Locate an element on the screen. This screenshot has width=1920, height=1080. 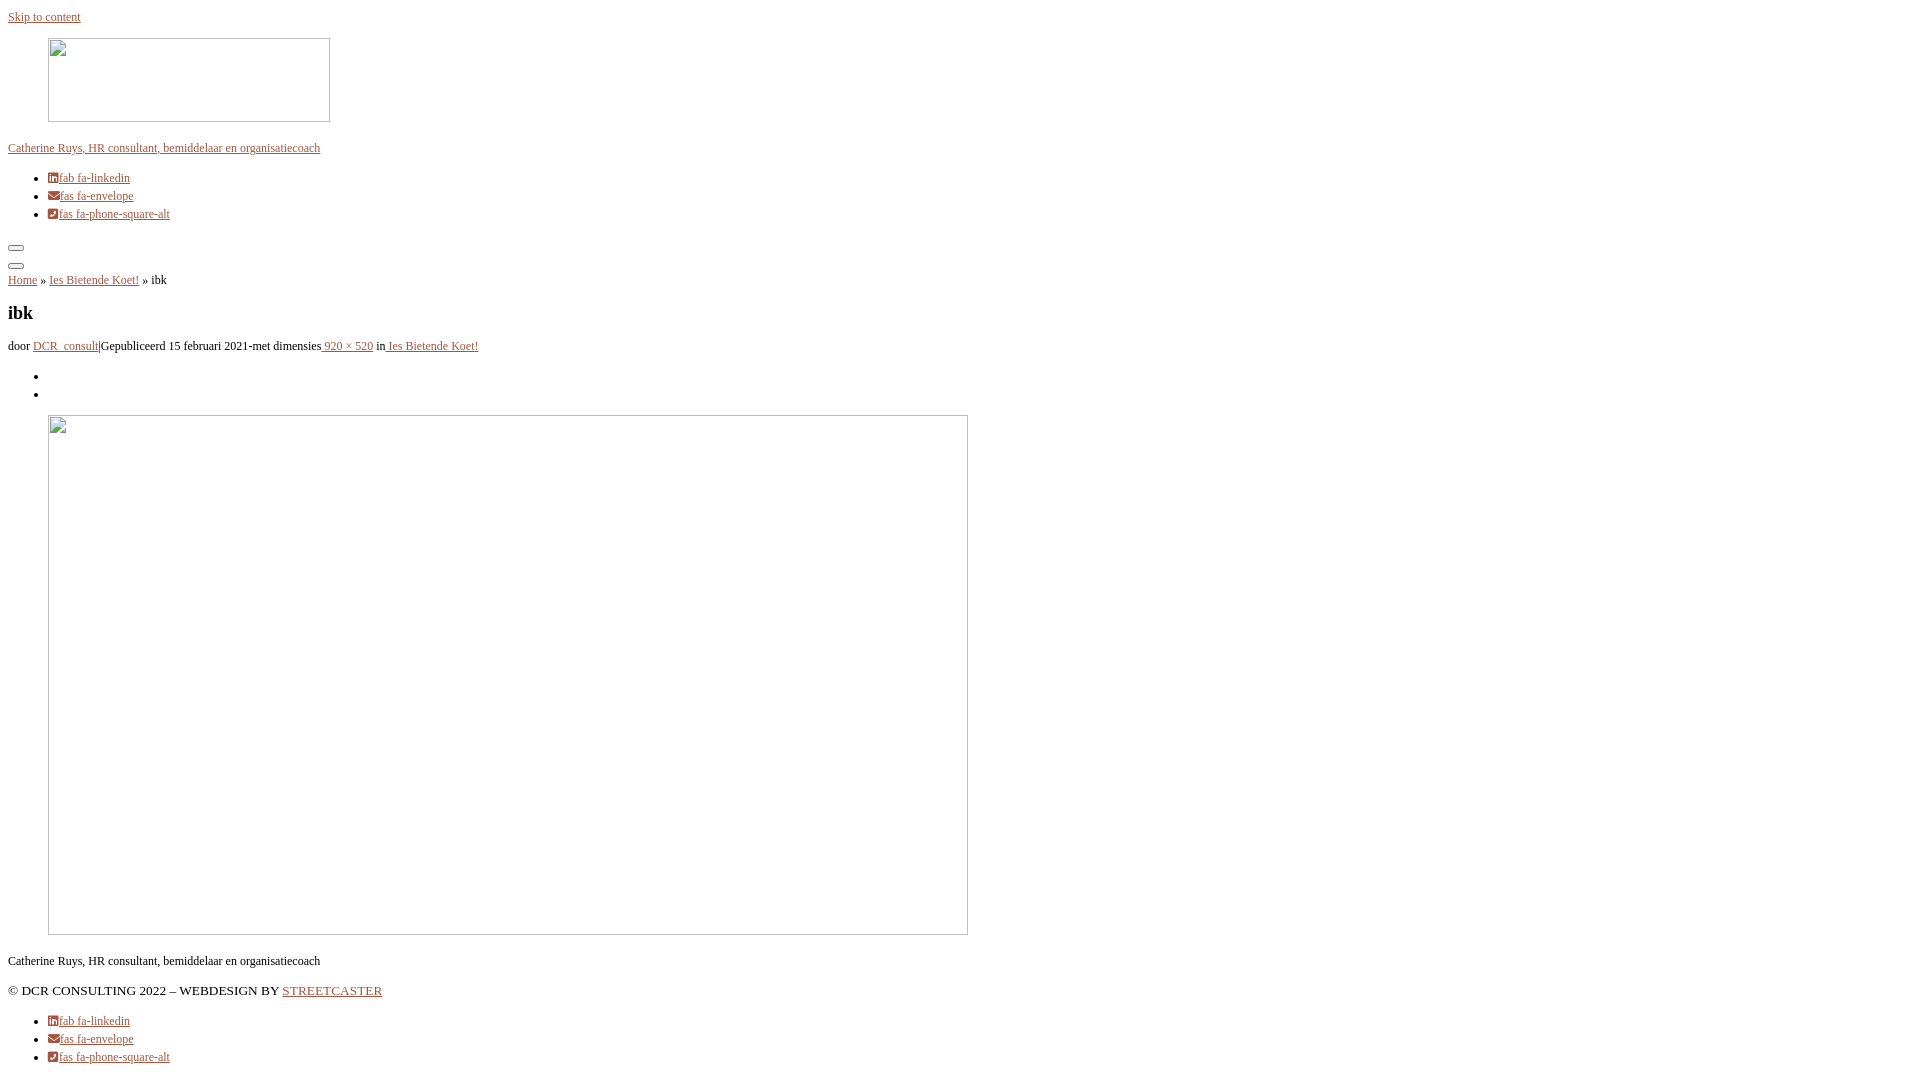
'Home' is located at coordinates (22, 280).